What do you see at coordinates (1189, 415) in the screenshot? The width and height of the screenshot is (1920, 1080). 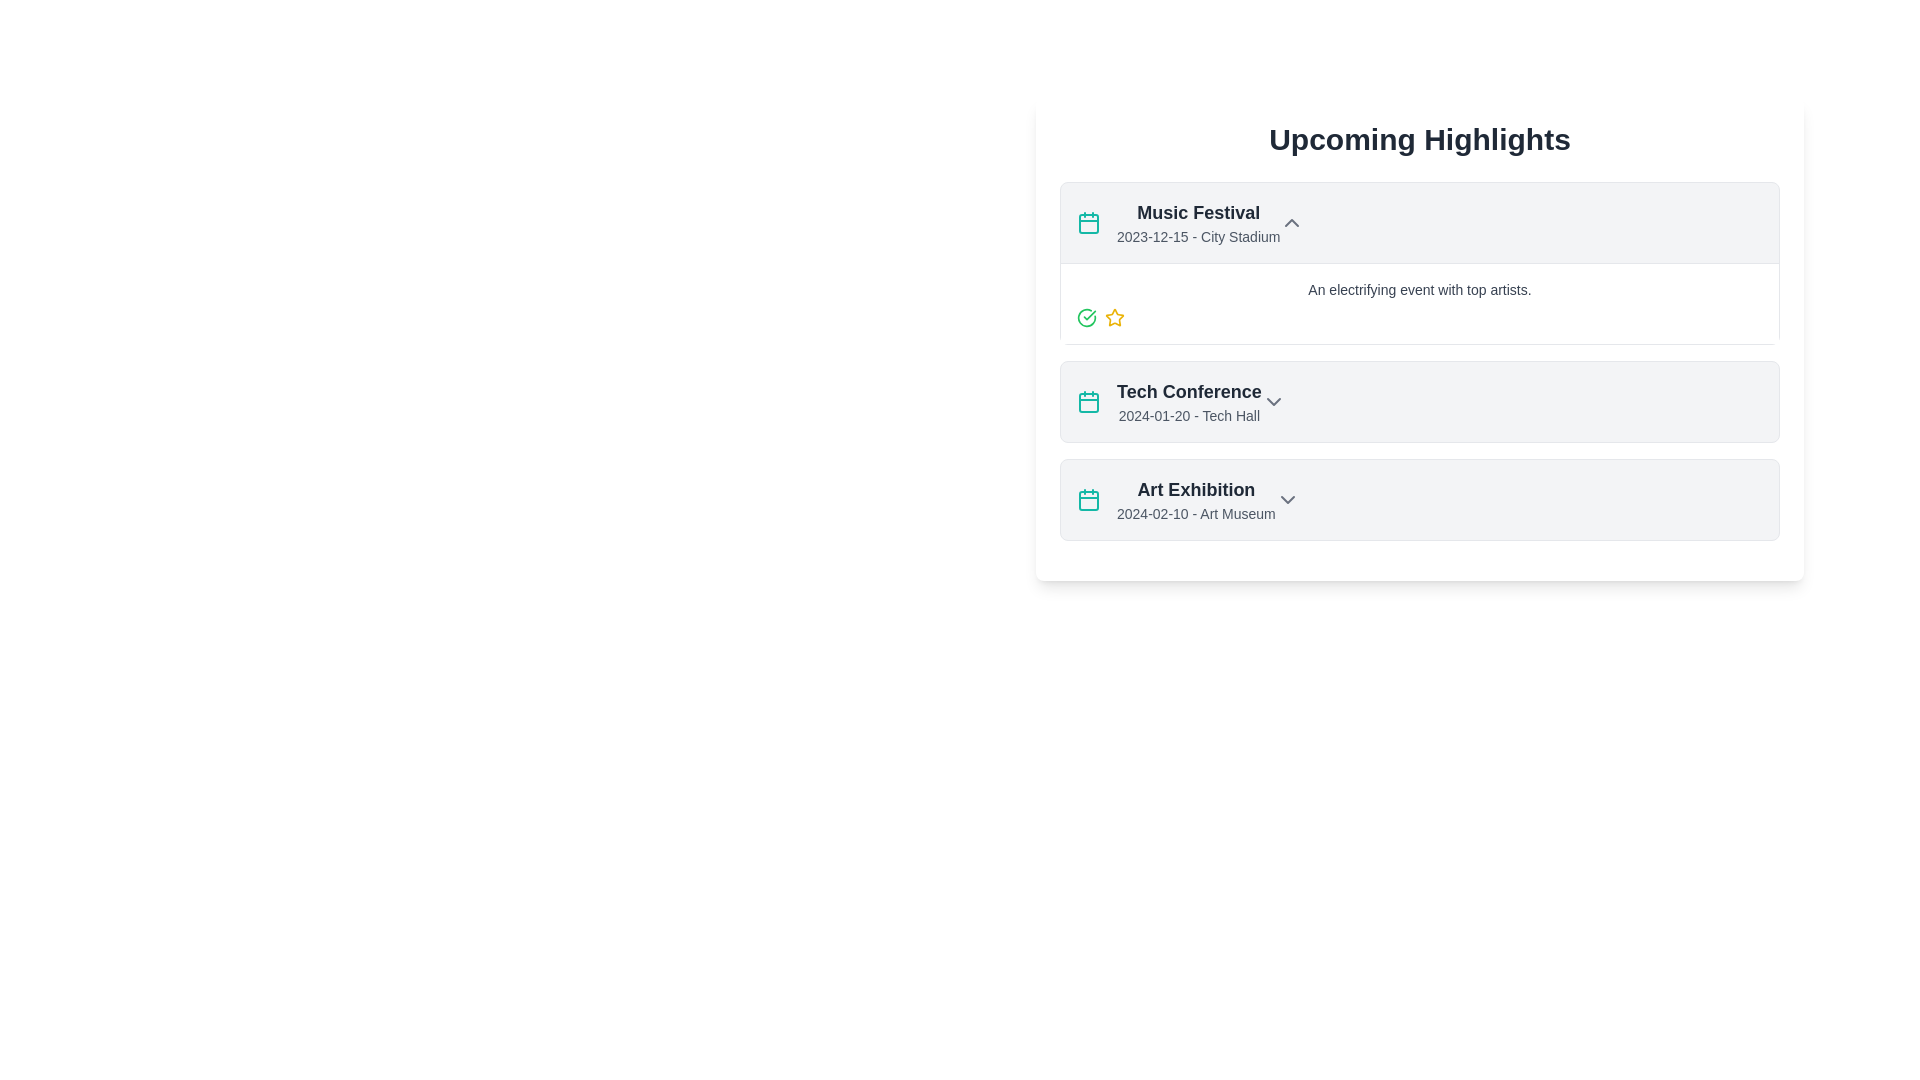 I see `the Text label that provides information about the date and venue of the 'Tech Conference' event, located below the title 'Tech Conference' in the middle section of the event list` at bounding box center [1189, 415].